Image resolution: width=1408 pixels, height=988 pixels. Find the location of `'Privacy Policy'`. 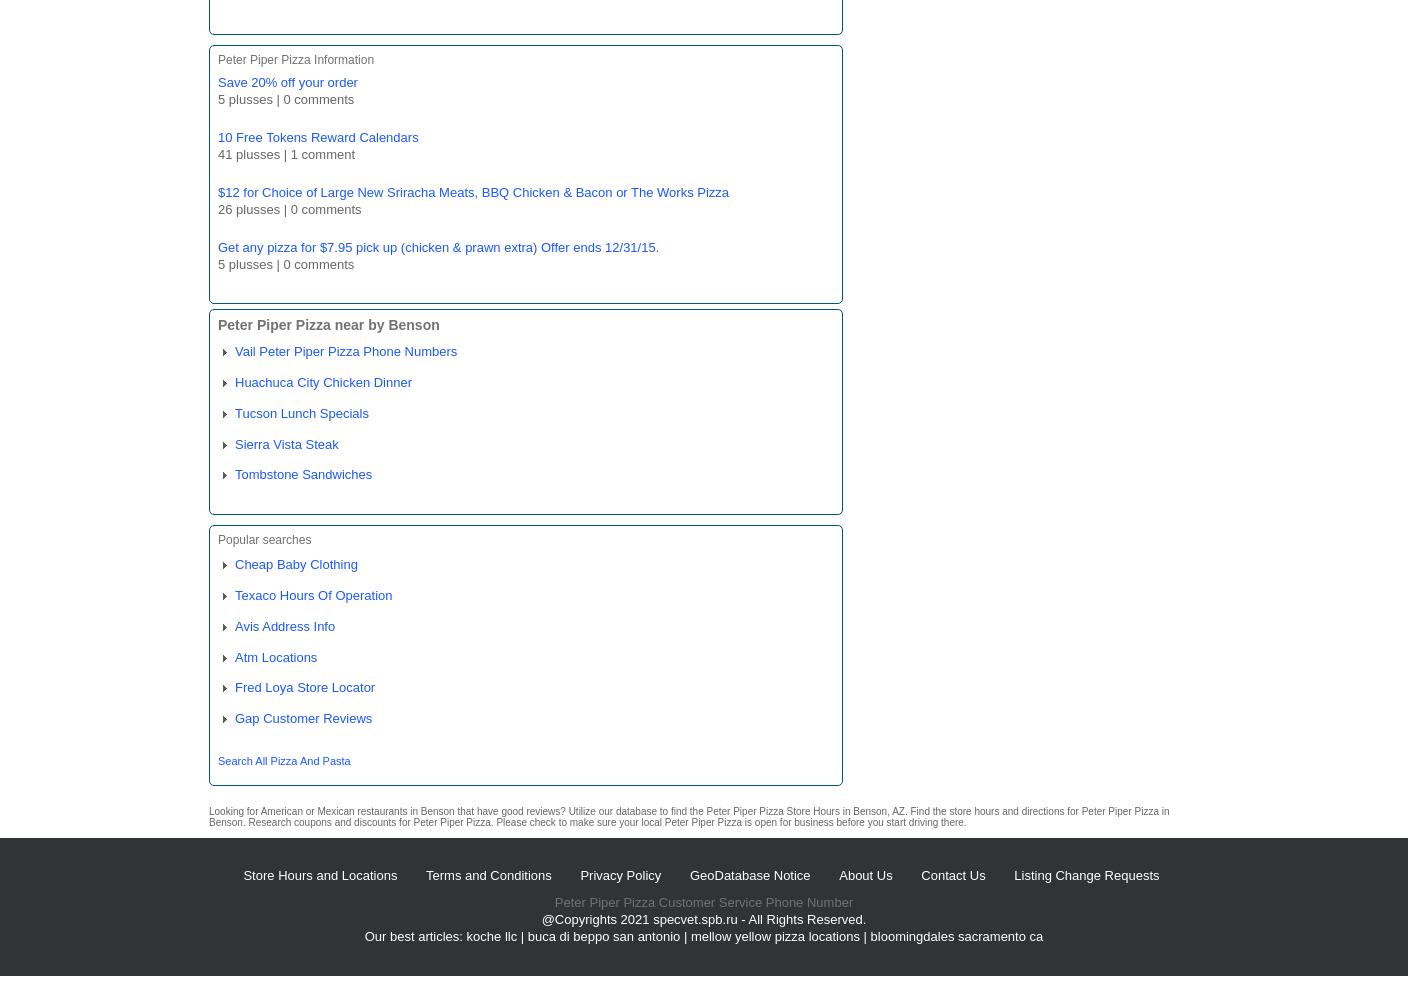

'Privacy Policy' is located at coordinates (578, 873).